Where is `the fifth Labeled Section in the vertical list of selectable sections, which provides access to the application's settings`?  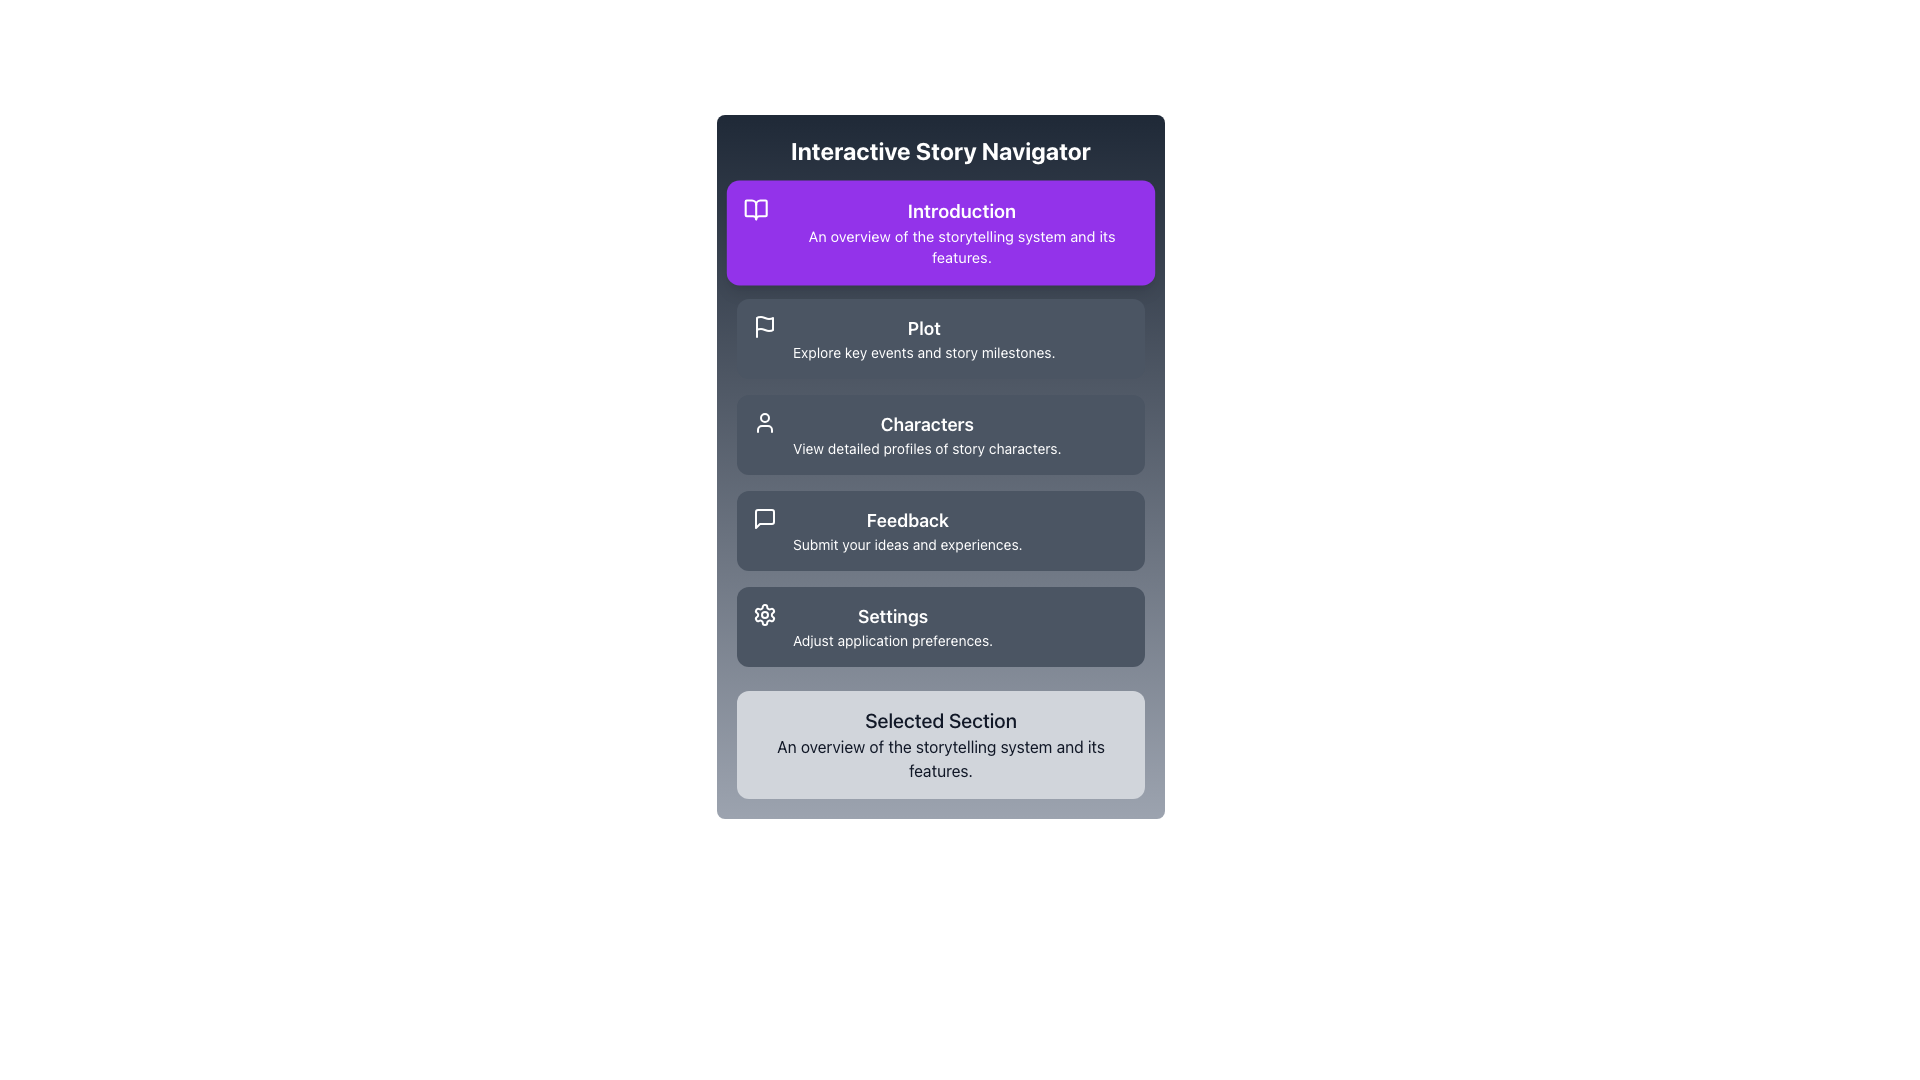
the fifth Labeled Section in the vertical list of selectable sections, which provides access to the application's settings is located at coordinates (892, 626).